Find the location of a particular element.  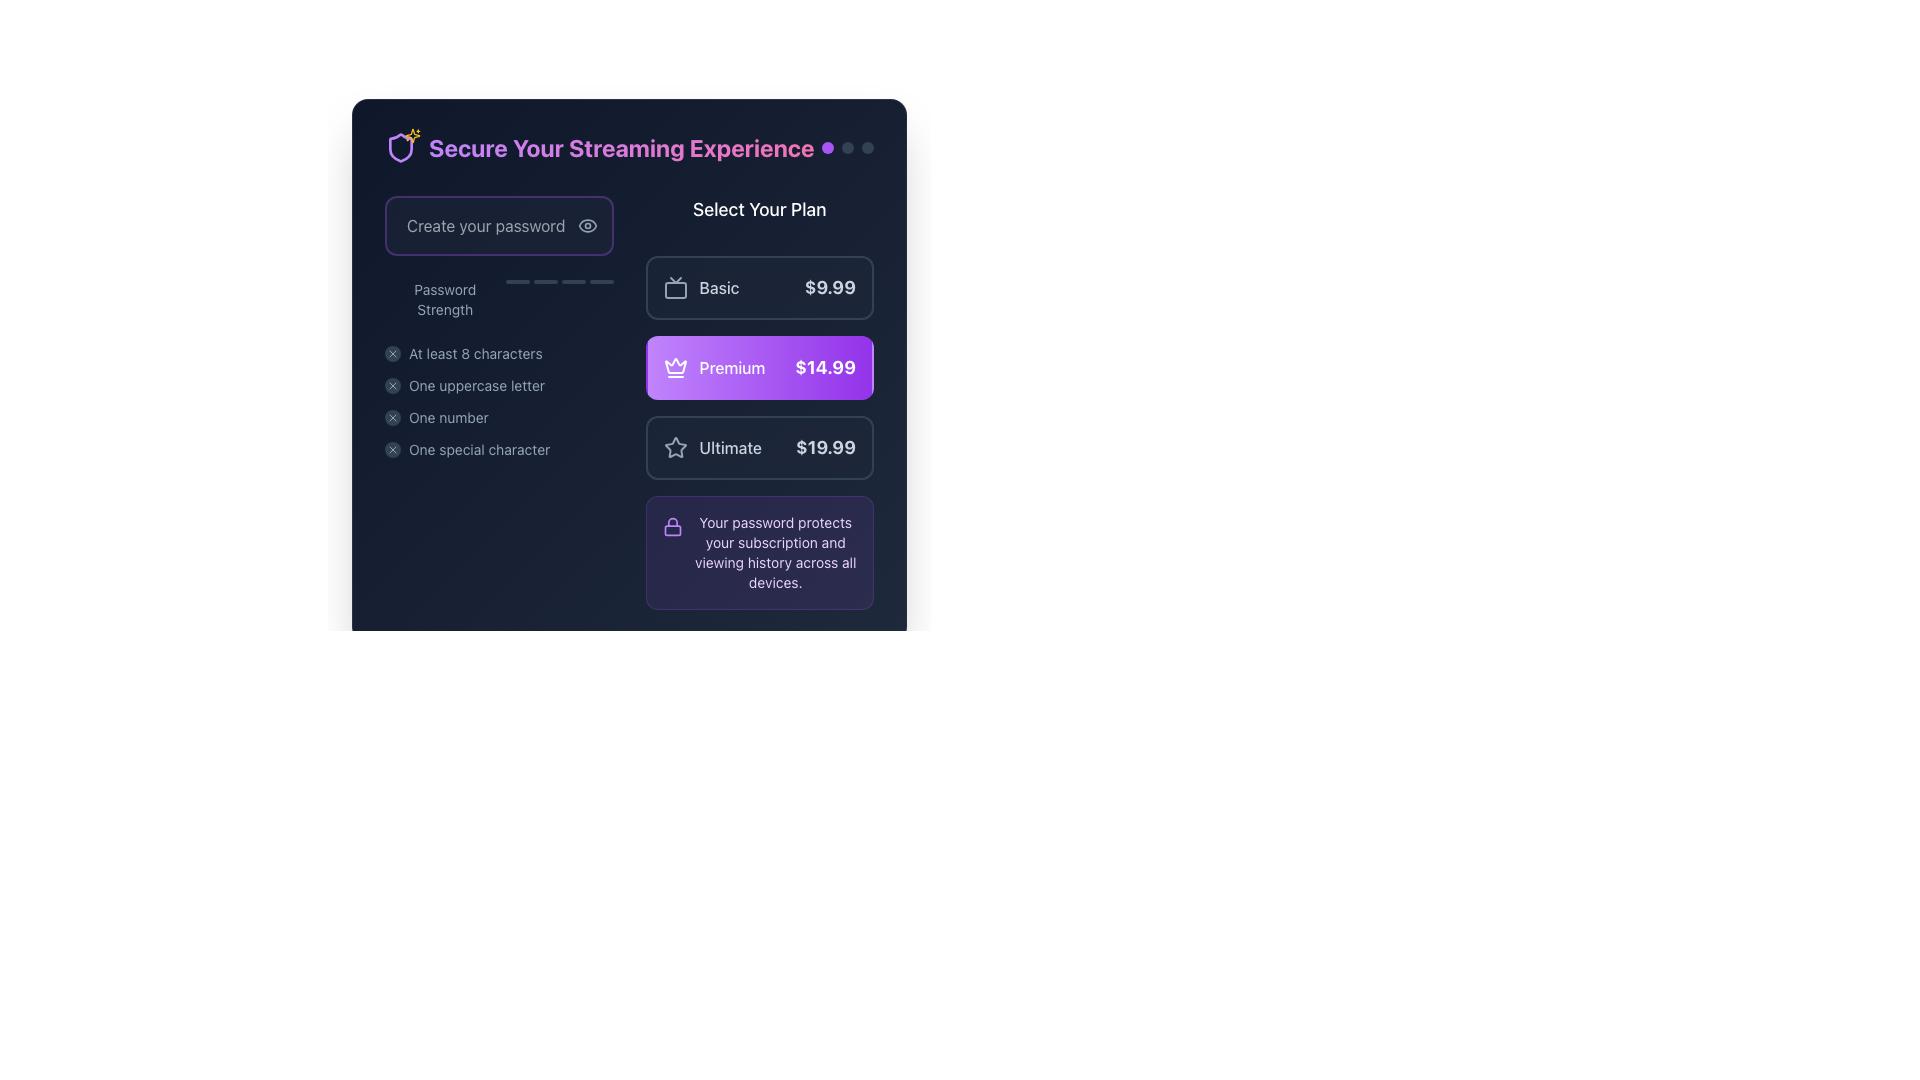

details listed in the instructional list for password criteria, which is located below the 'Password Strength' label and above the subscription plan options is located at coordinates (499, 401).